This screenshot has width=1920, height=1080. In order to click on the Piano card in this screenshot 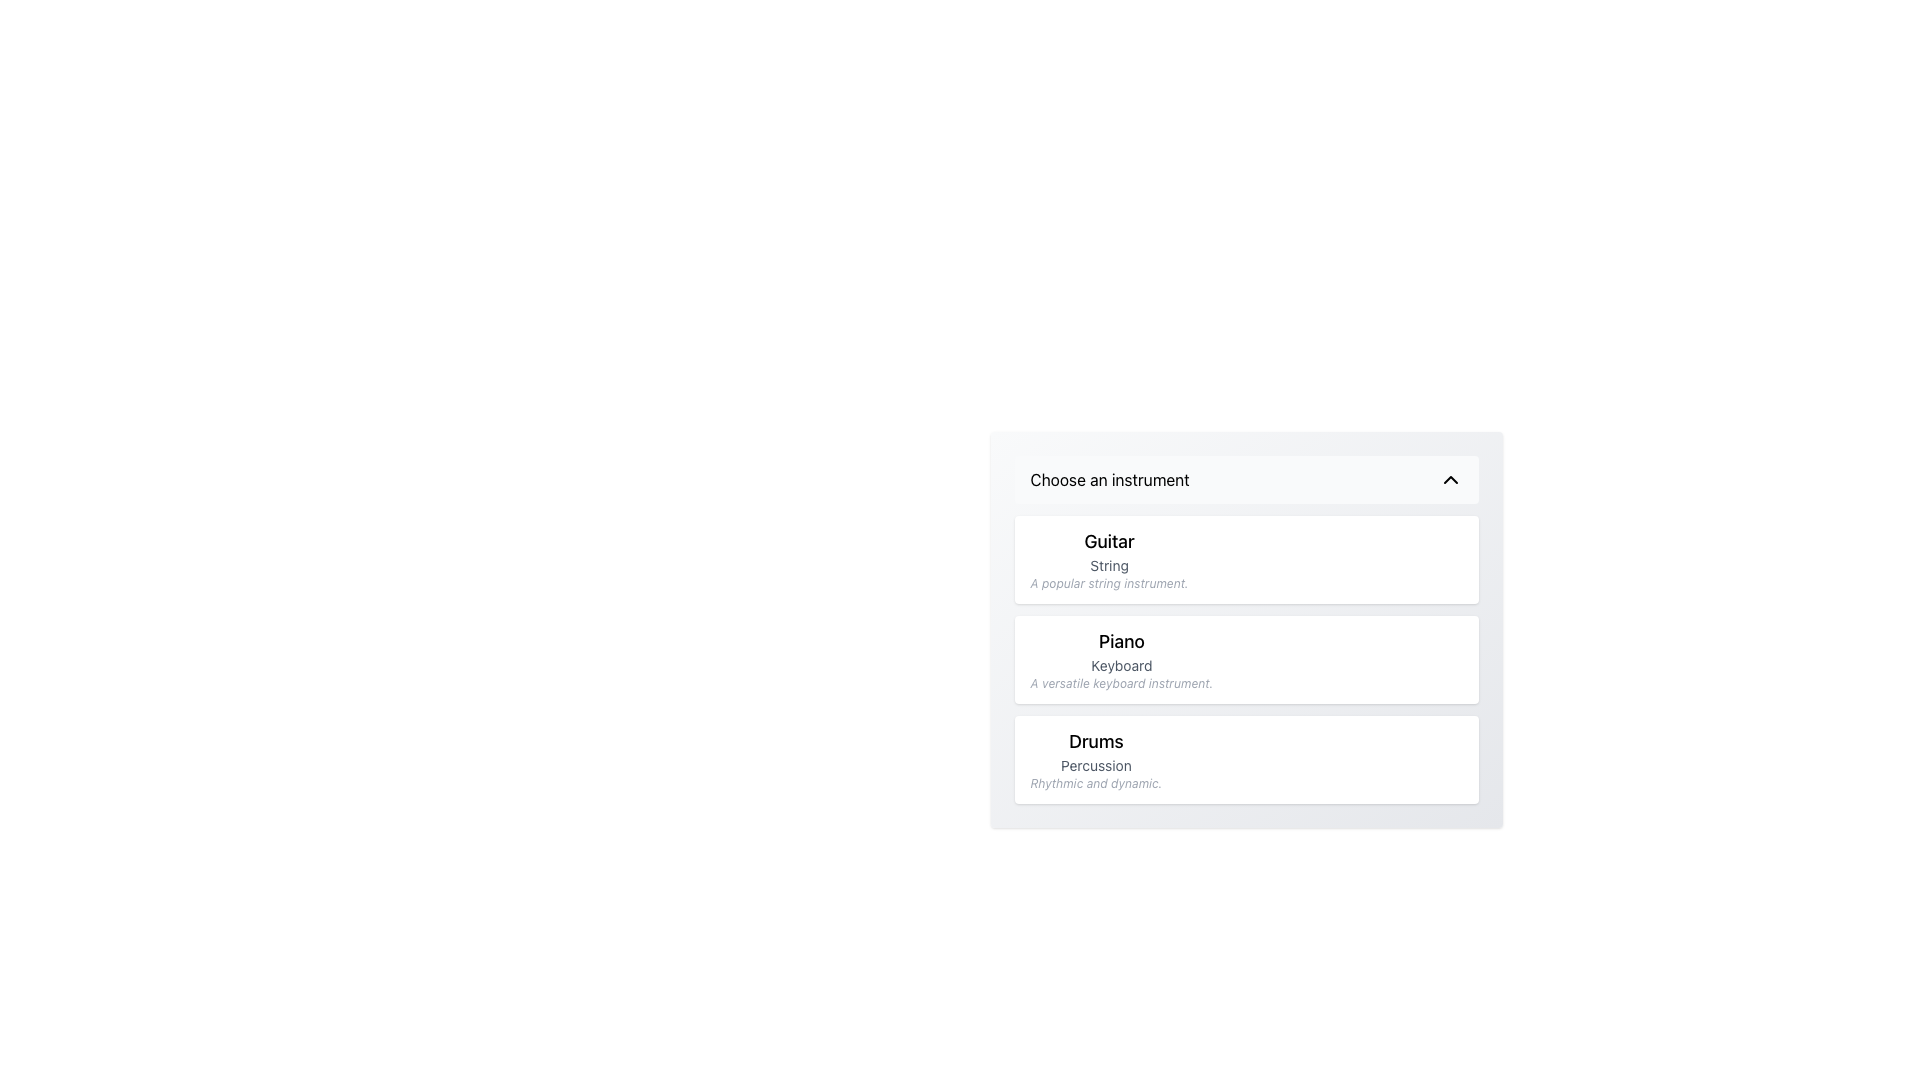, I will do `click(1245, 659)`.